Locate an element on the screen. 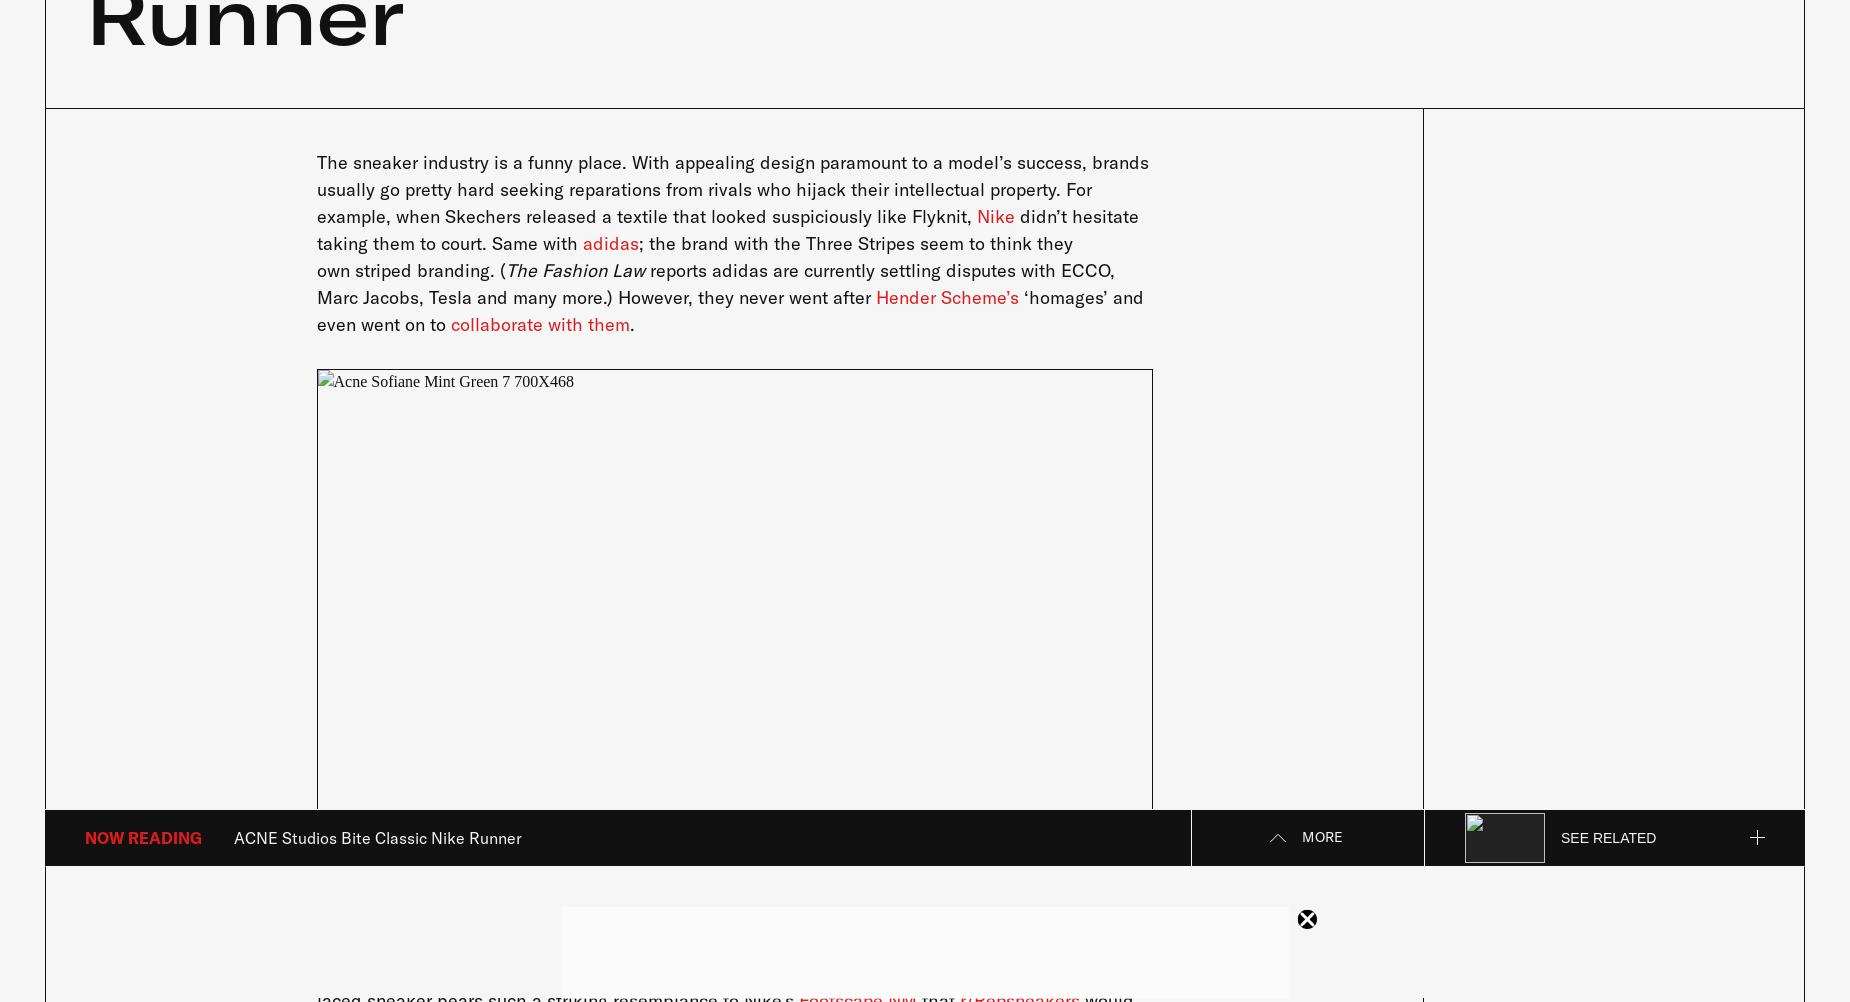 This screenshot has width=1850, height=1002. 'collaborate with them' is located at coordinates (539, 322).